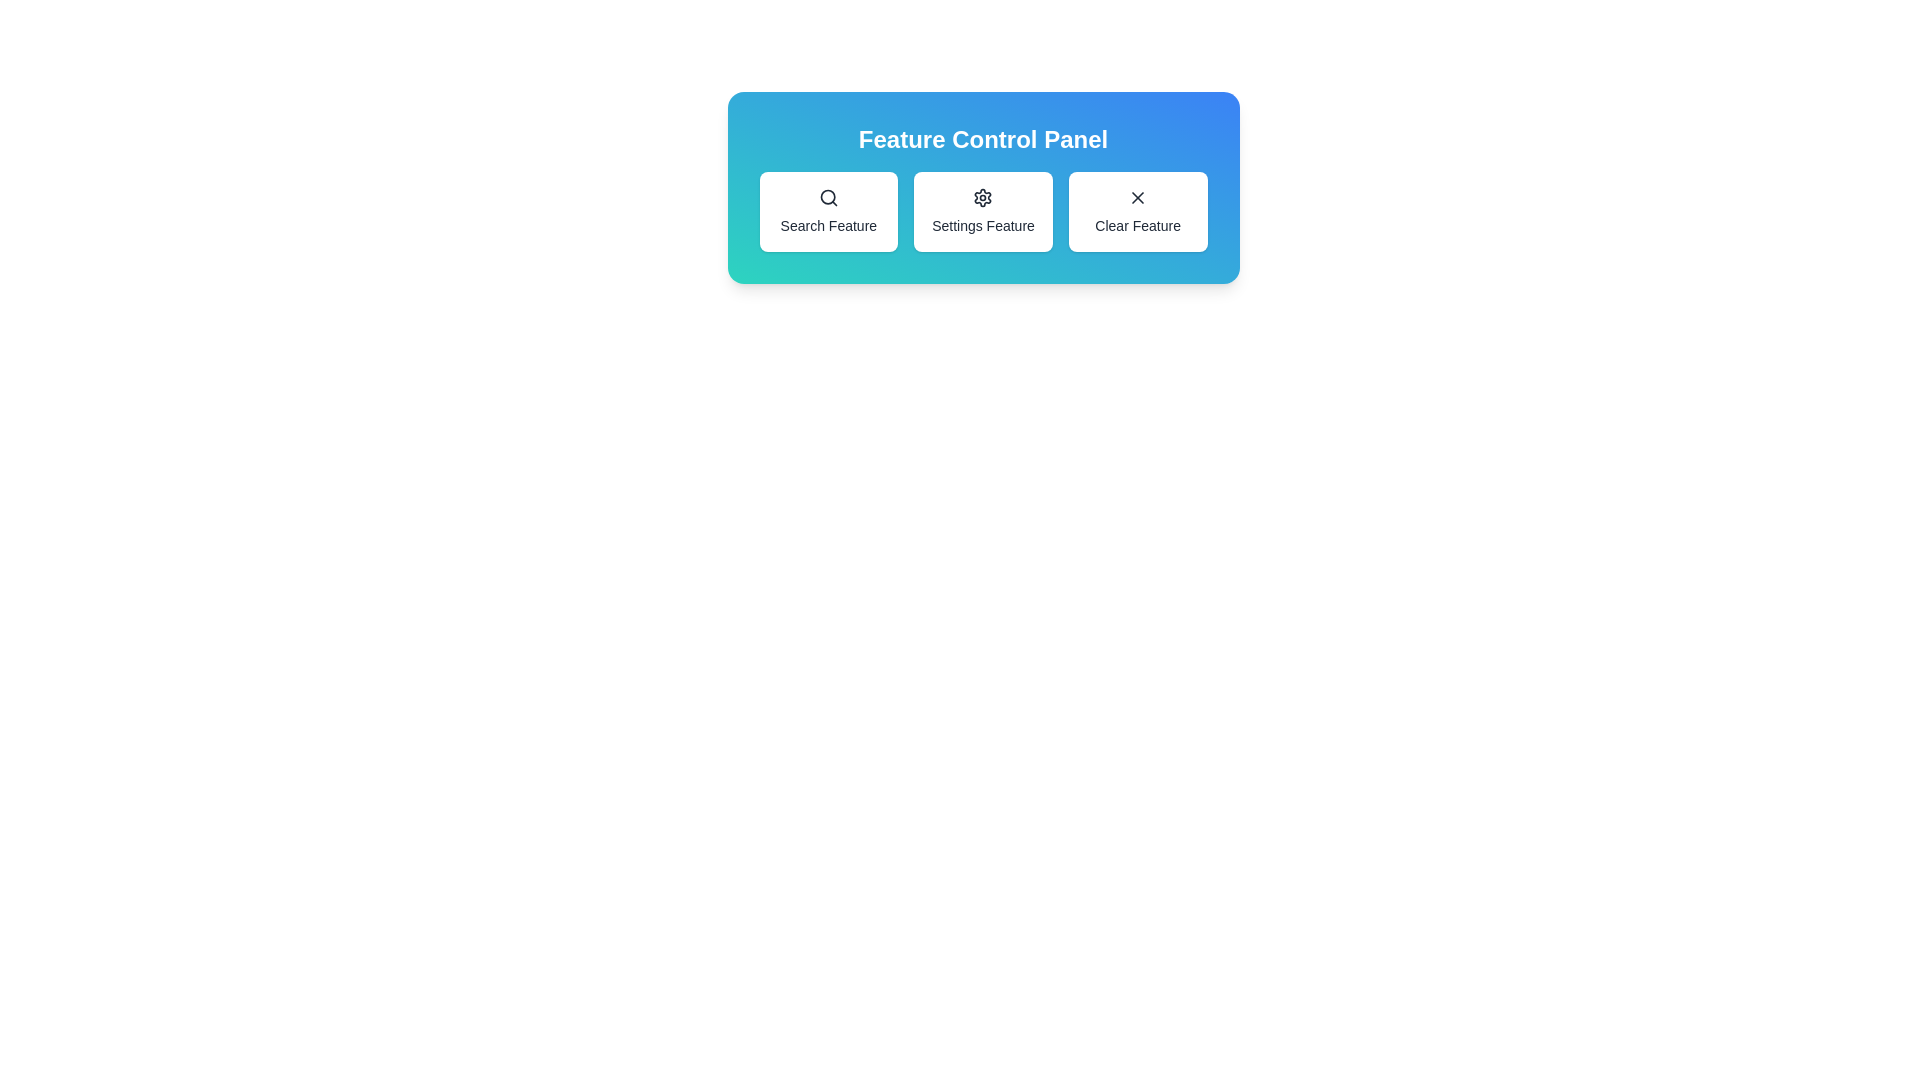 This screenshot has height=1080, width=1920. I want to click on the small, X-shaped icon located within the third rectangular box labeled 'Clear Feature' in the 'Feature Control Panel', so click(1138, 197).